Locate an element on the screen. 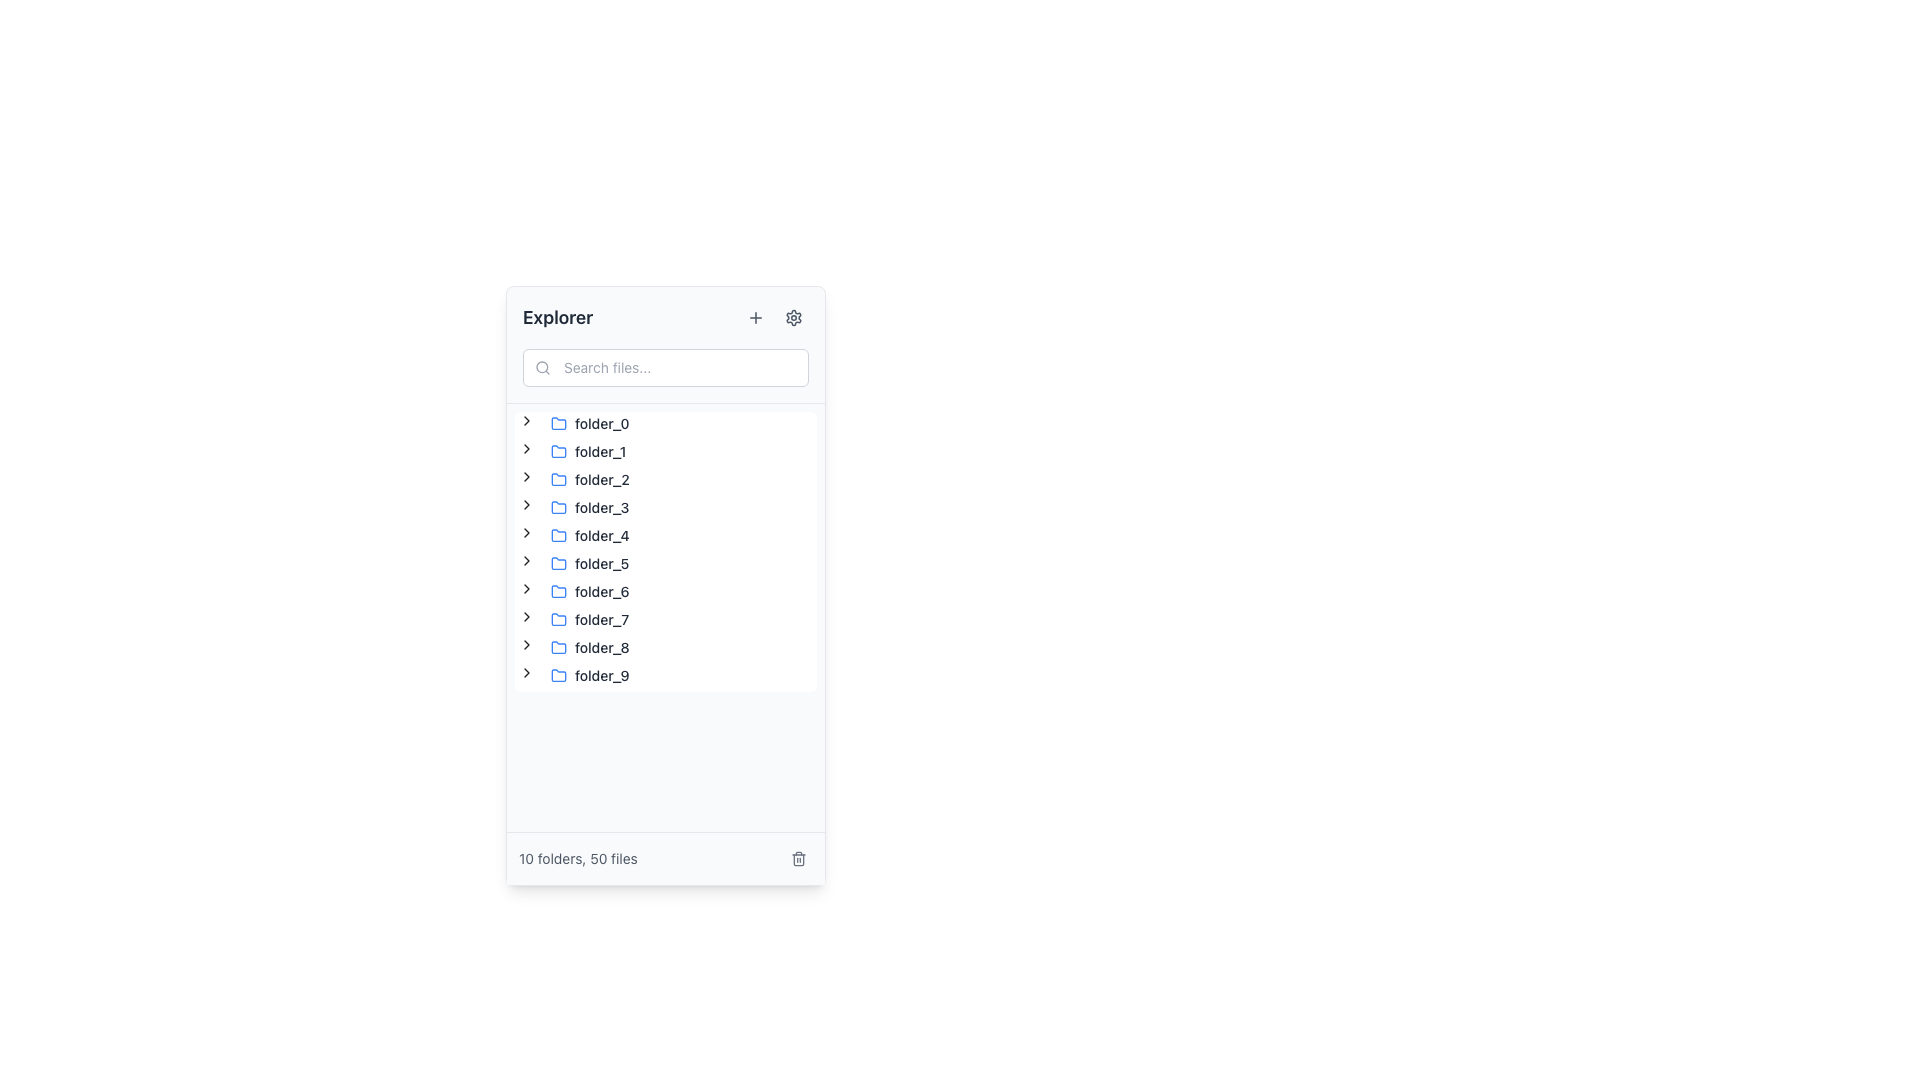 Image resolution: width=1920 pixels, height=1080 pixels. to select the Tree node element representing a folder in the Explorer, which is the first item in the list containing a folder icon and text label is located at coordinates (589, 423).